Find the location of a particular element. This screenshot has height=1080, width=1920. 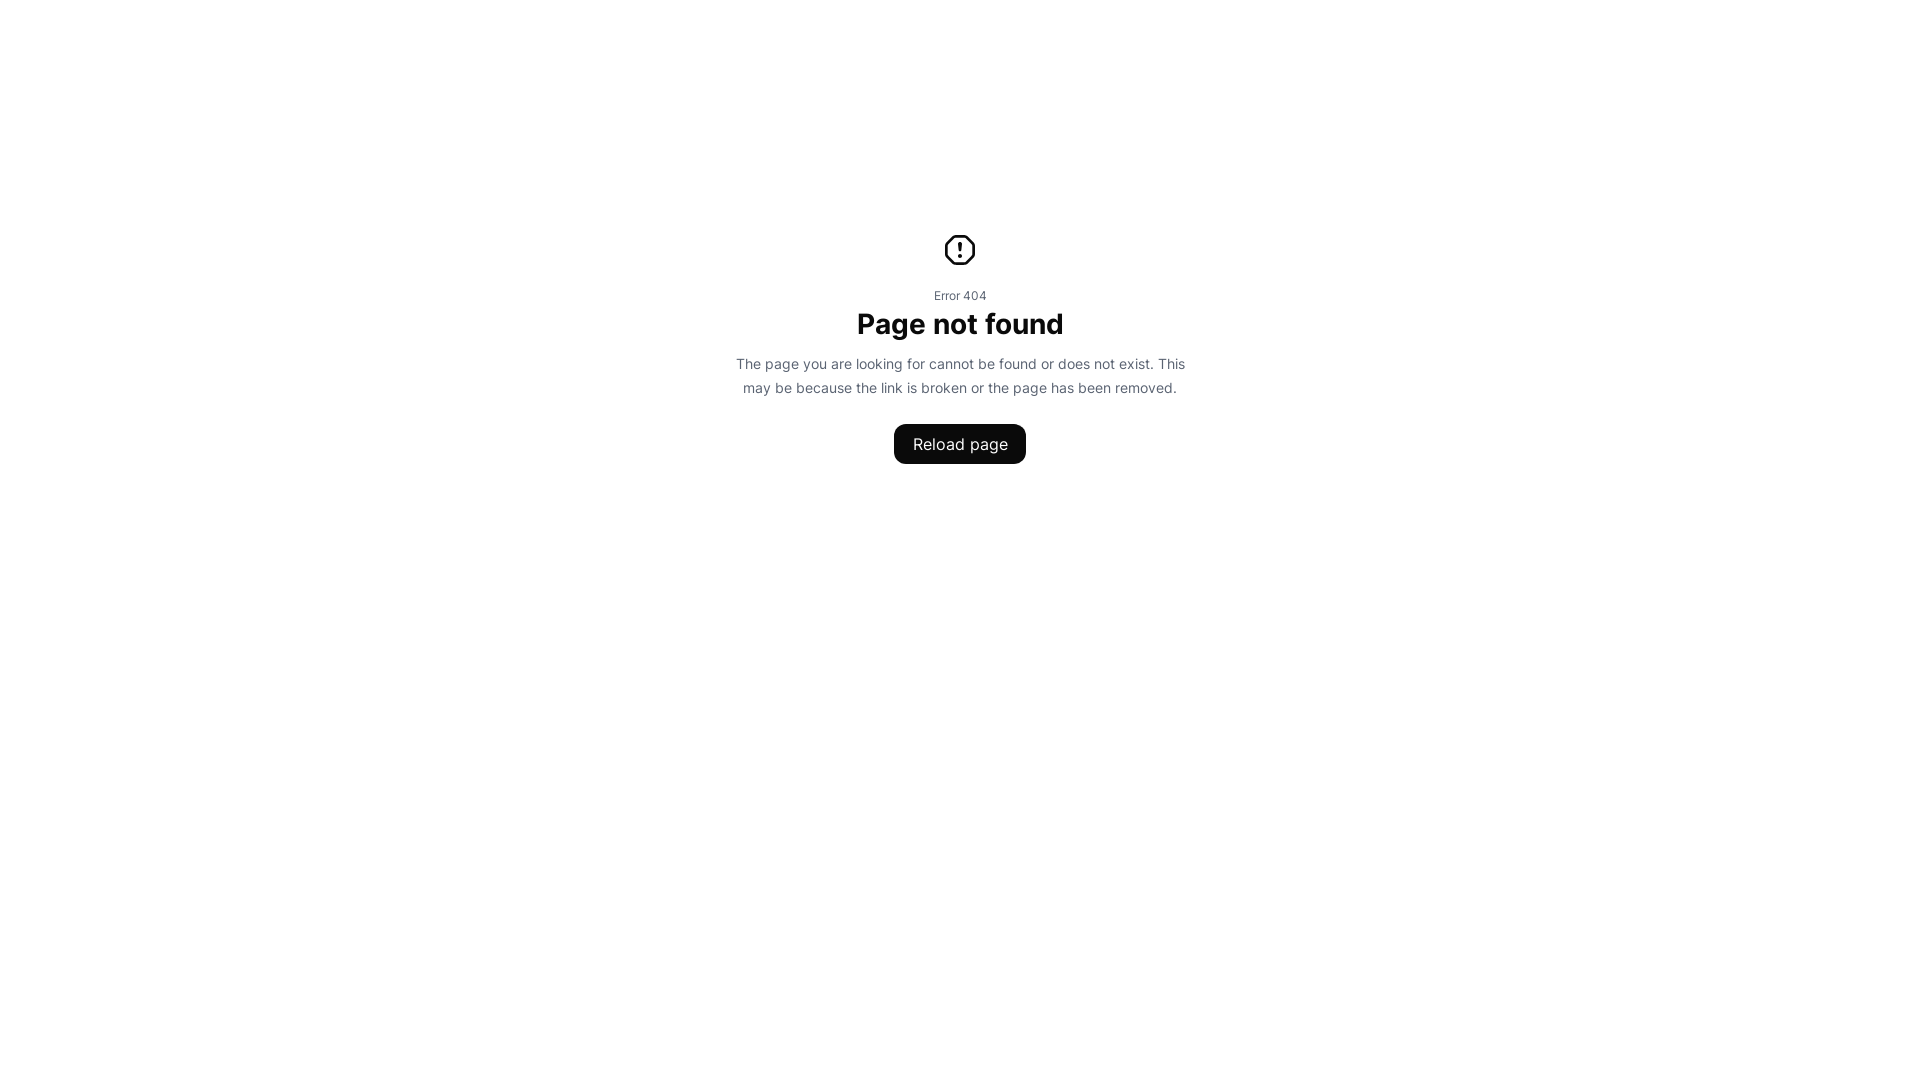

'Reload page' is located at coordinates (960, 442).